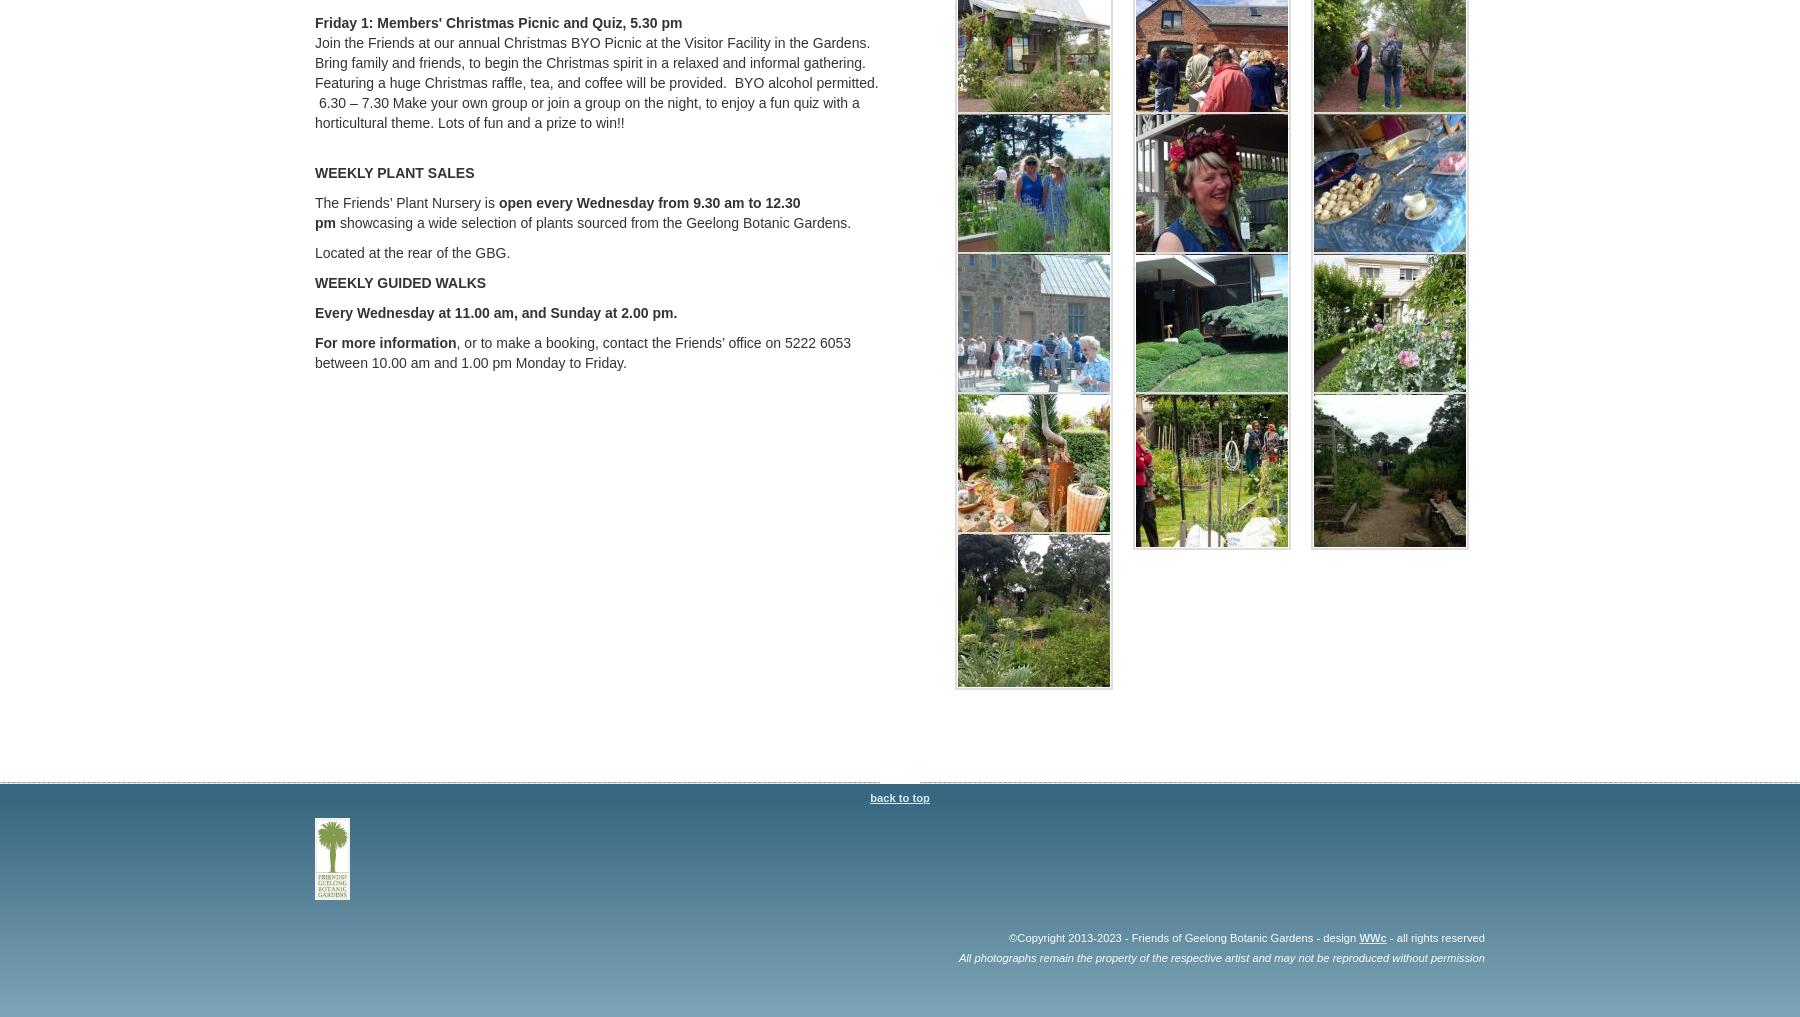 This screenshot has height=1017, width=1800. I want to click on '- all rights reserved', so click(1434, 935).